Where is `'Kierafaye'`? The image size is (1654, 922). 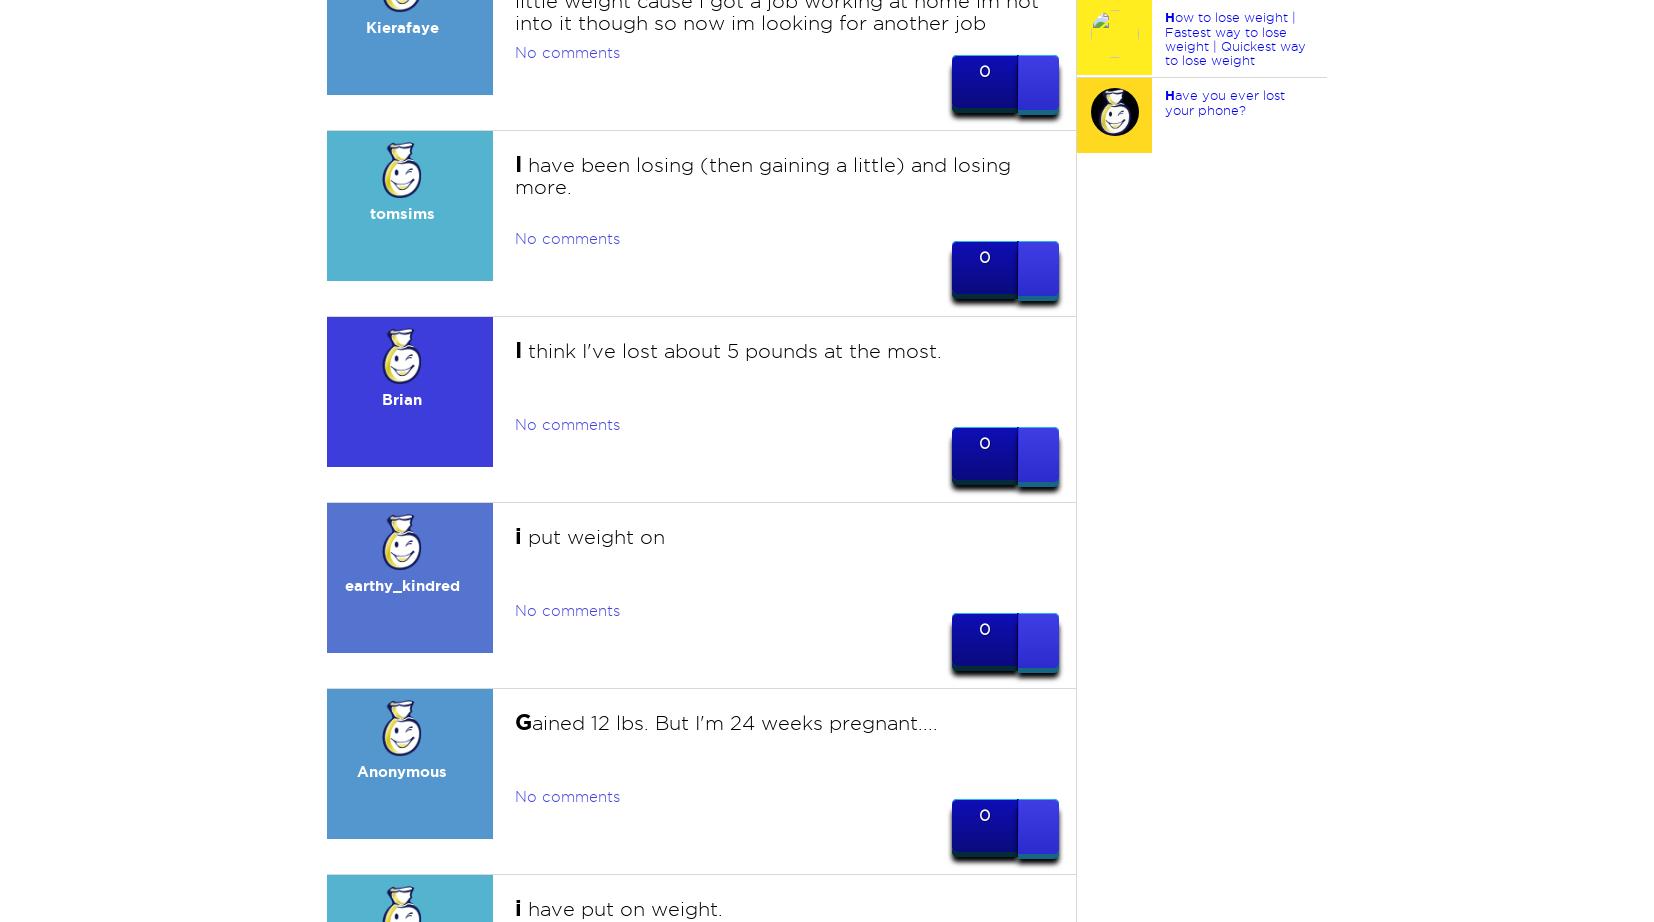 'Kierafaye' is located at coordinates (400, 27).